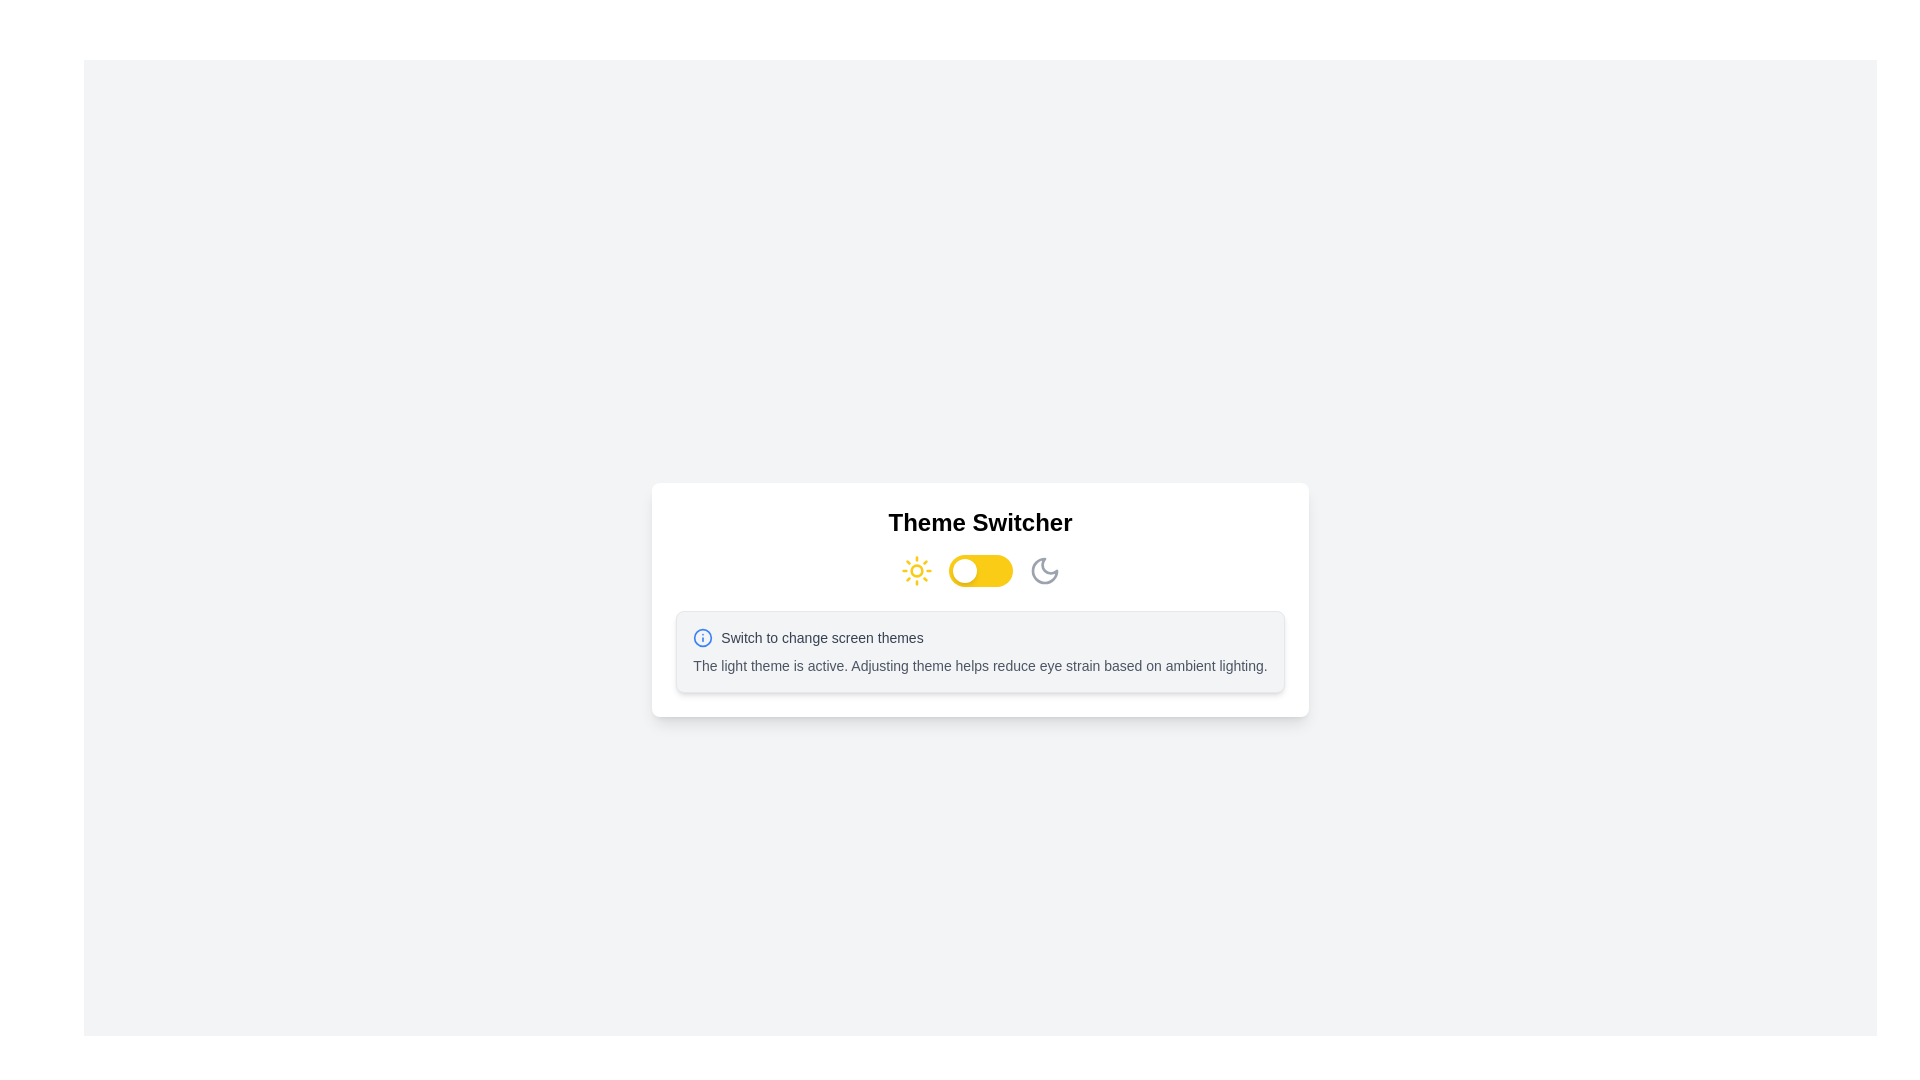  I want to click on the informational text that reads 'The light theme is active. Adjusting theme helps reduce eye strain based on ambient lighting.' which is displayed in a smaller, lighter gray font below the theme-switching options, so click(980, 666).